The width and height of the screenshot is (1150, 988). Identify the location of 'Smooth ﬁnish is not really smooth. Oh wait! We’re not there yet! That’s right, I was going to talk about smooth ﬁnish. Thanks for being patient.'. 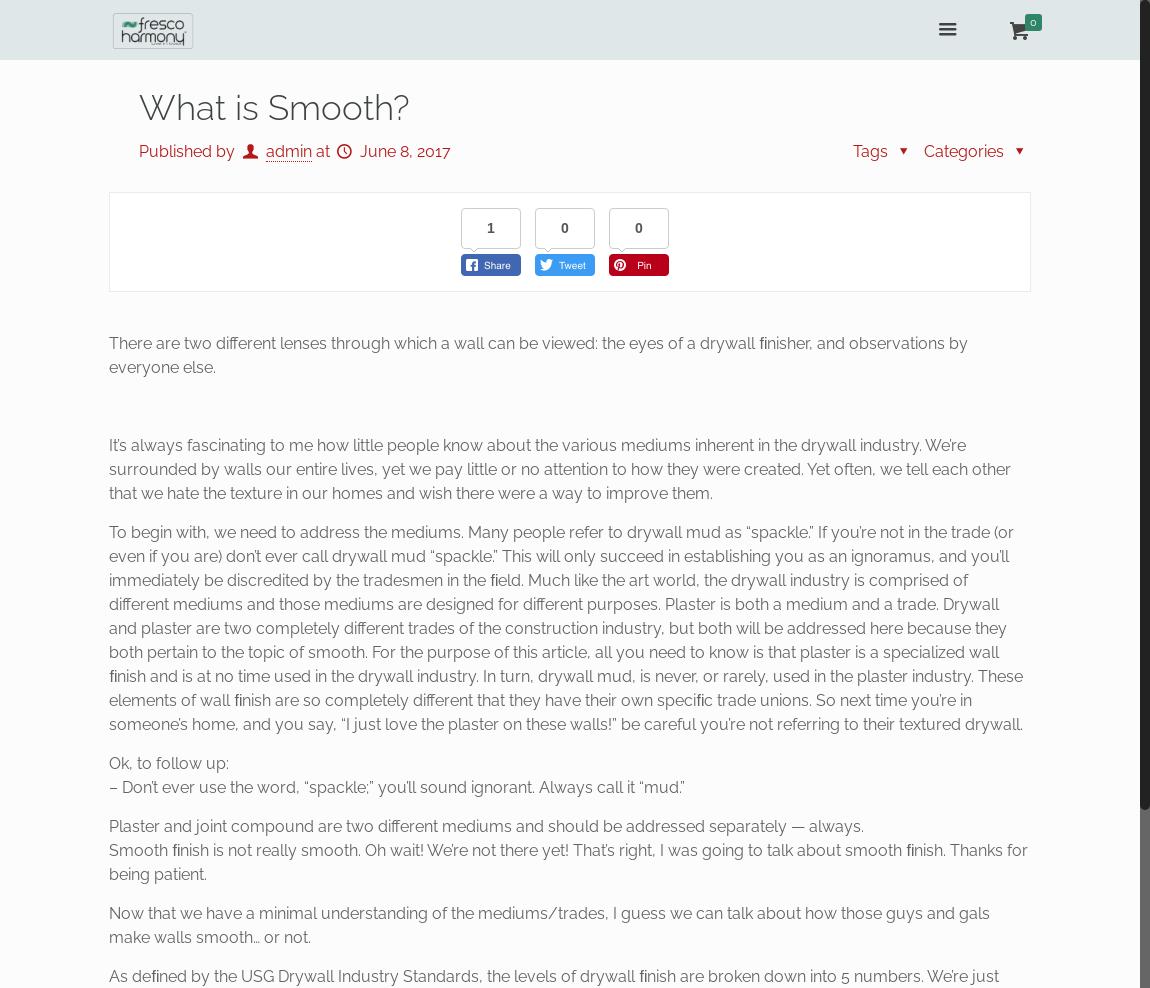
(568, 862).